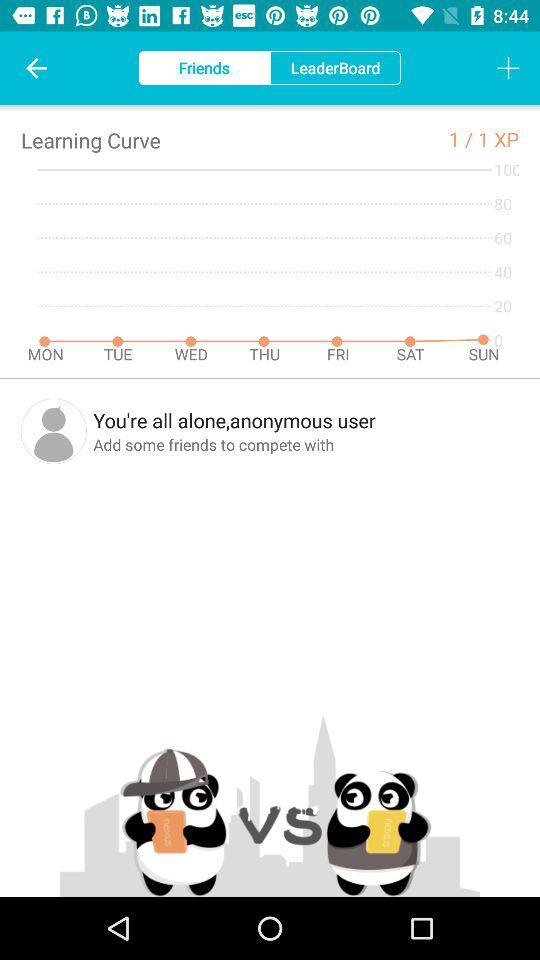 The height and width of the screenshot is (960, 540). I want to click on 1 xp, so click(497, 138).